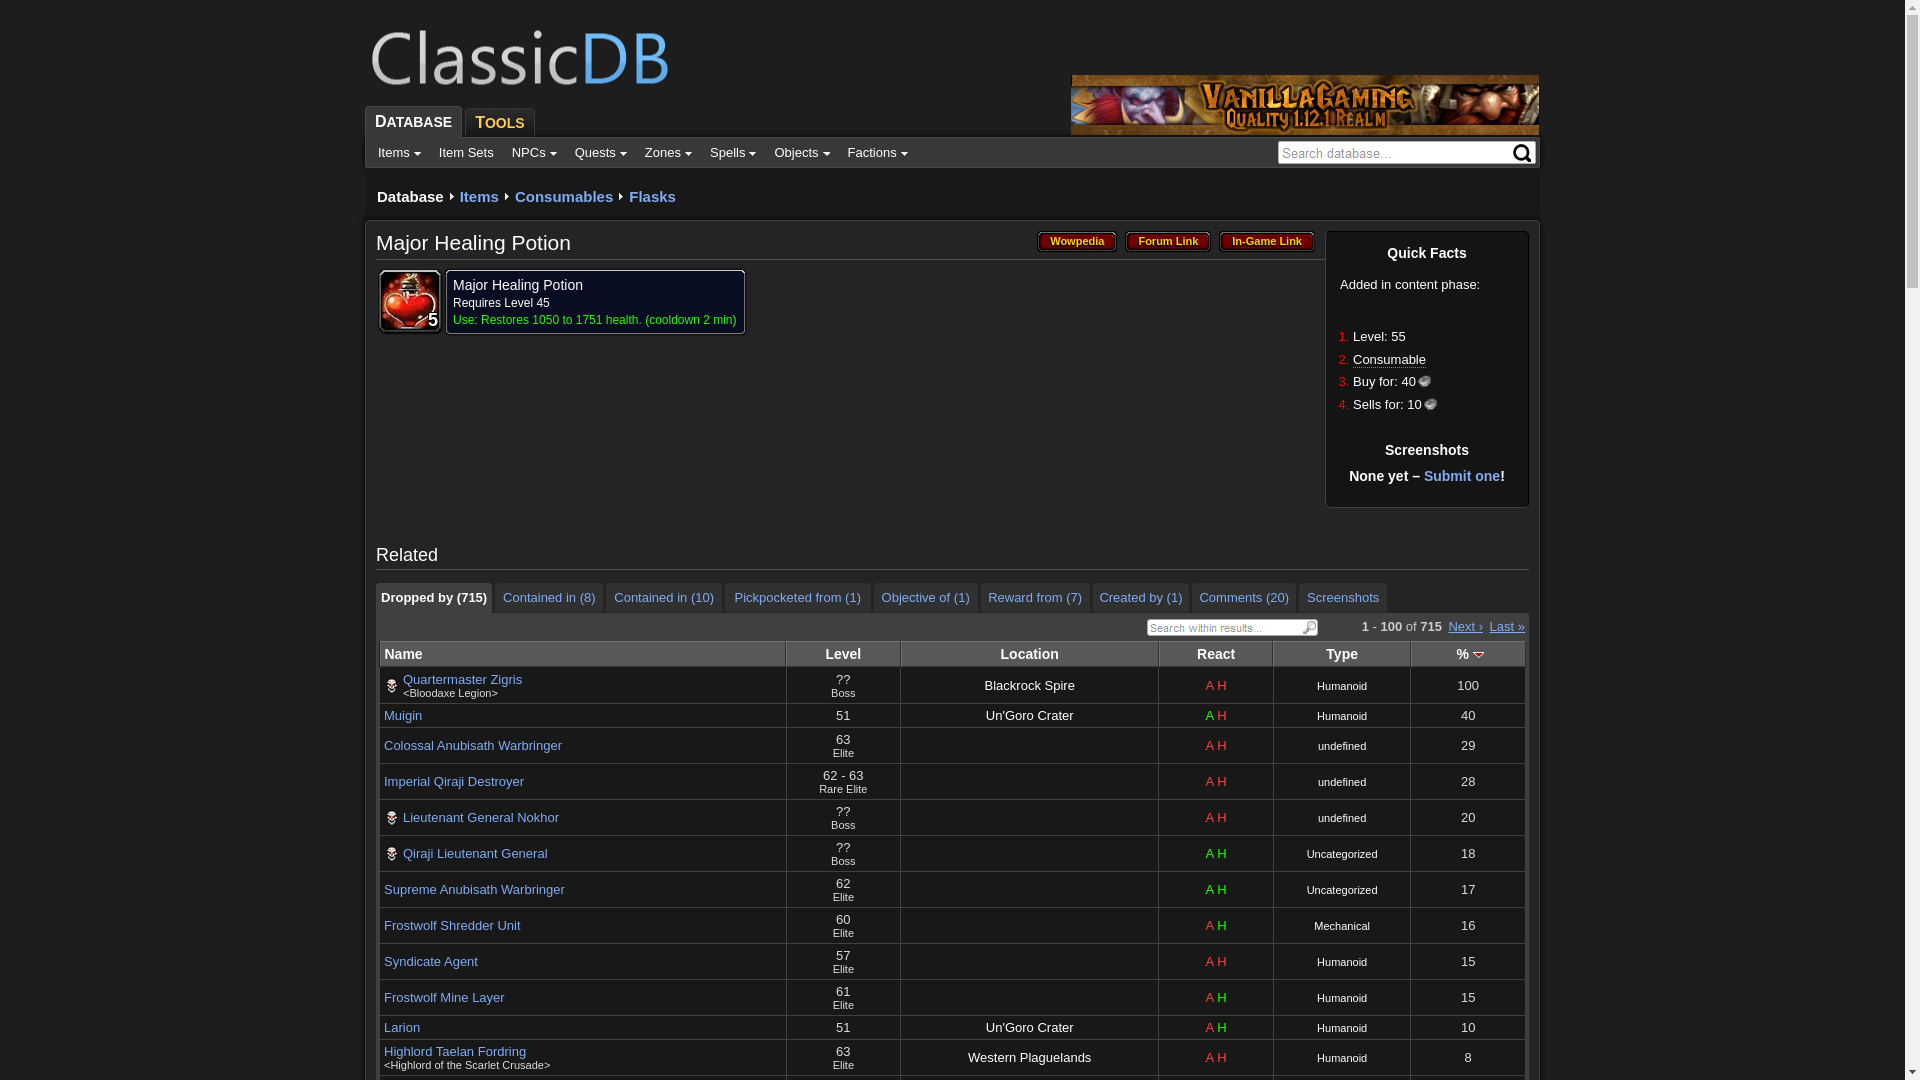  I want to click on 'Objects', so click(801, 151).